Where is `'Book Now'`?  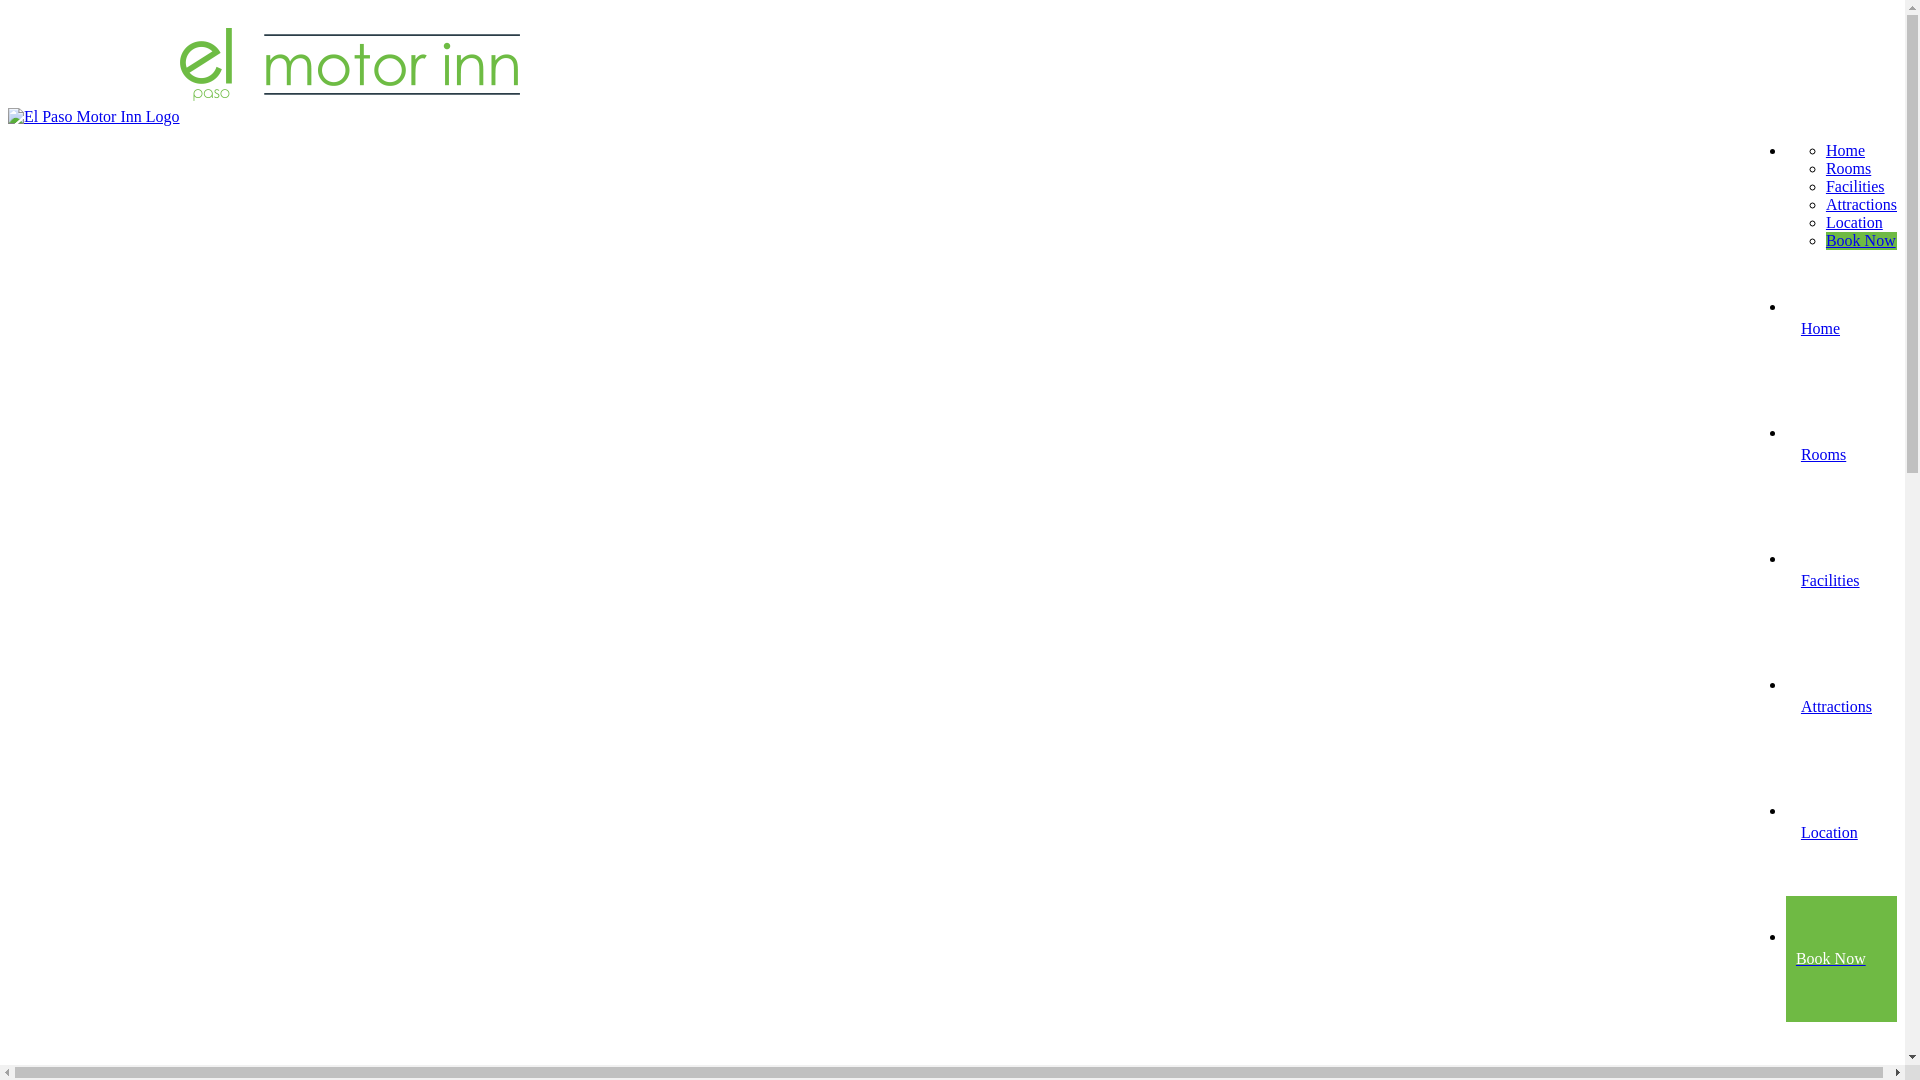
'Book Now' is located at coordinates (1840, 957).